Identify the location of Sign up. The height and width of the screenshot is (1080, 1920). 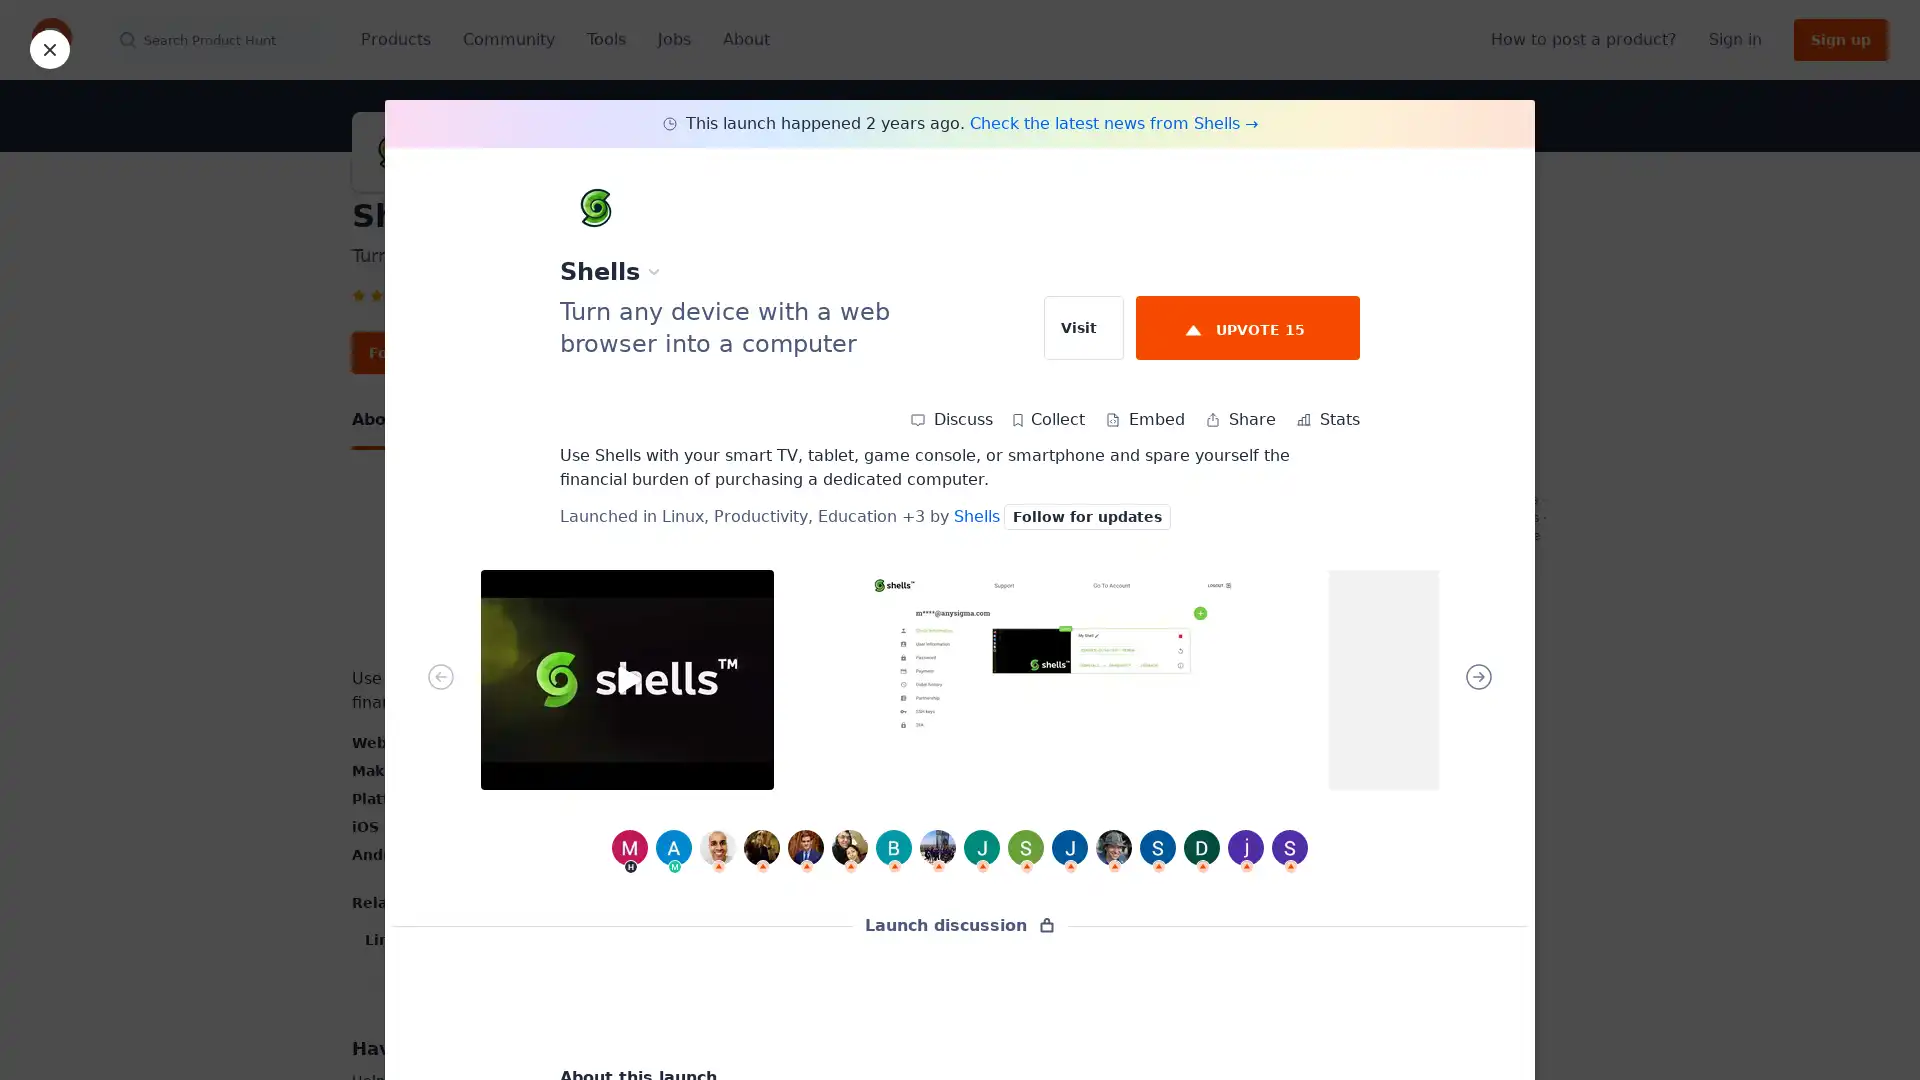
(1840, 39).